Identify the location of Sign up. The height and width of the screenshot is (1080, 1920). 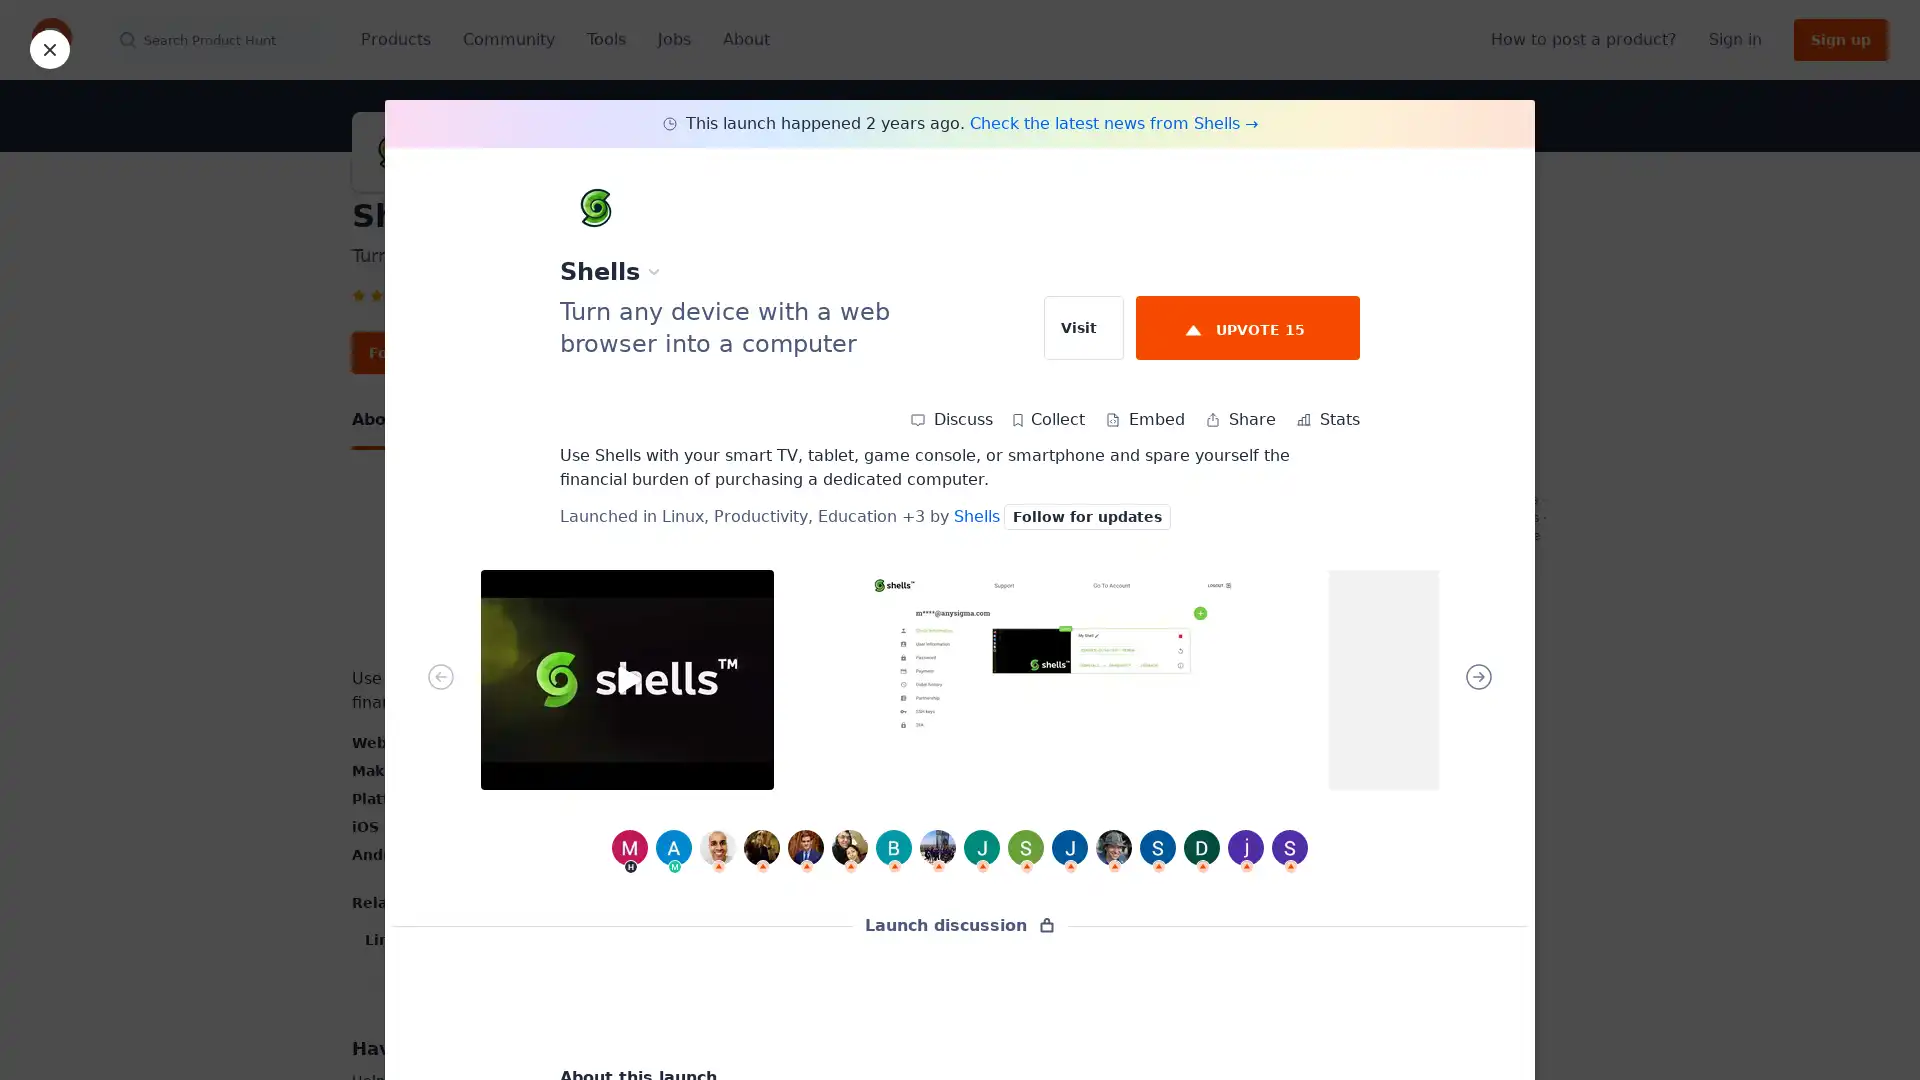
(1840, 39).